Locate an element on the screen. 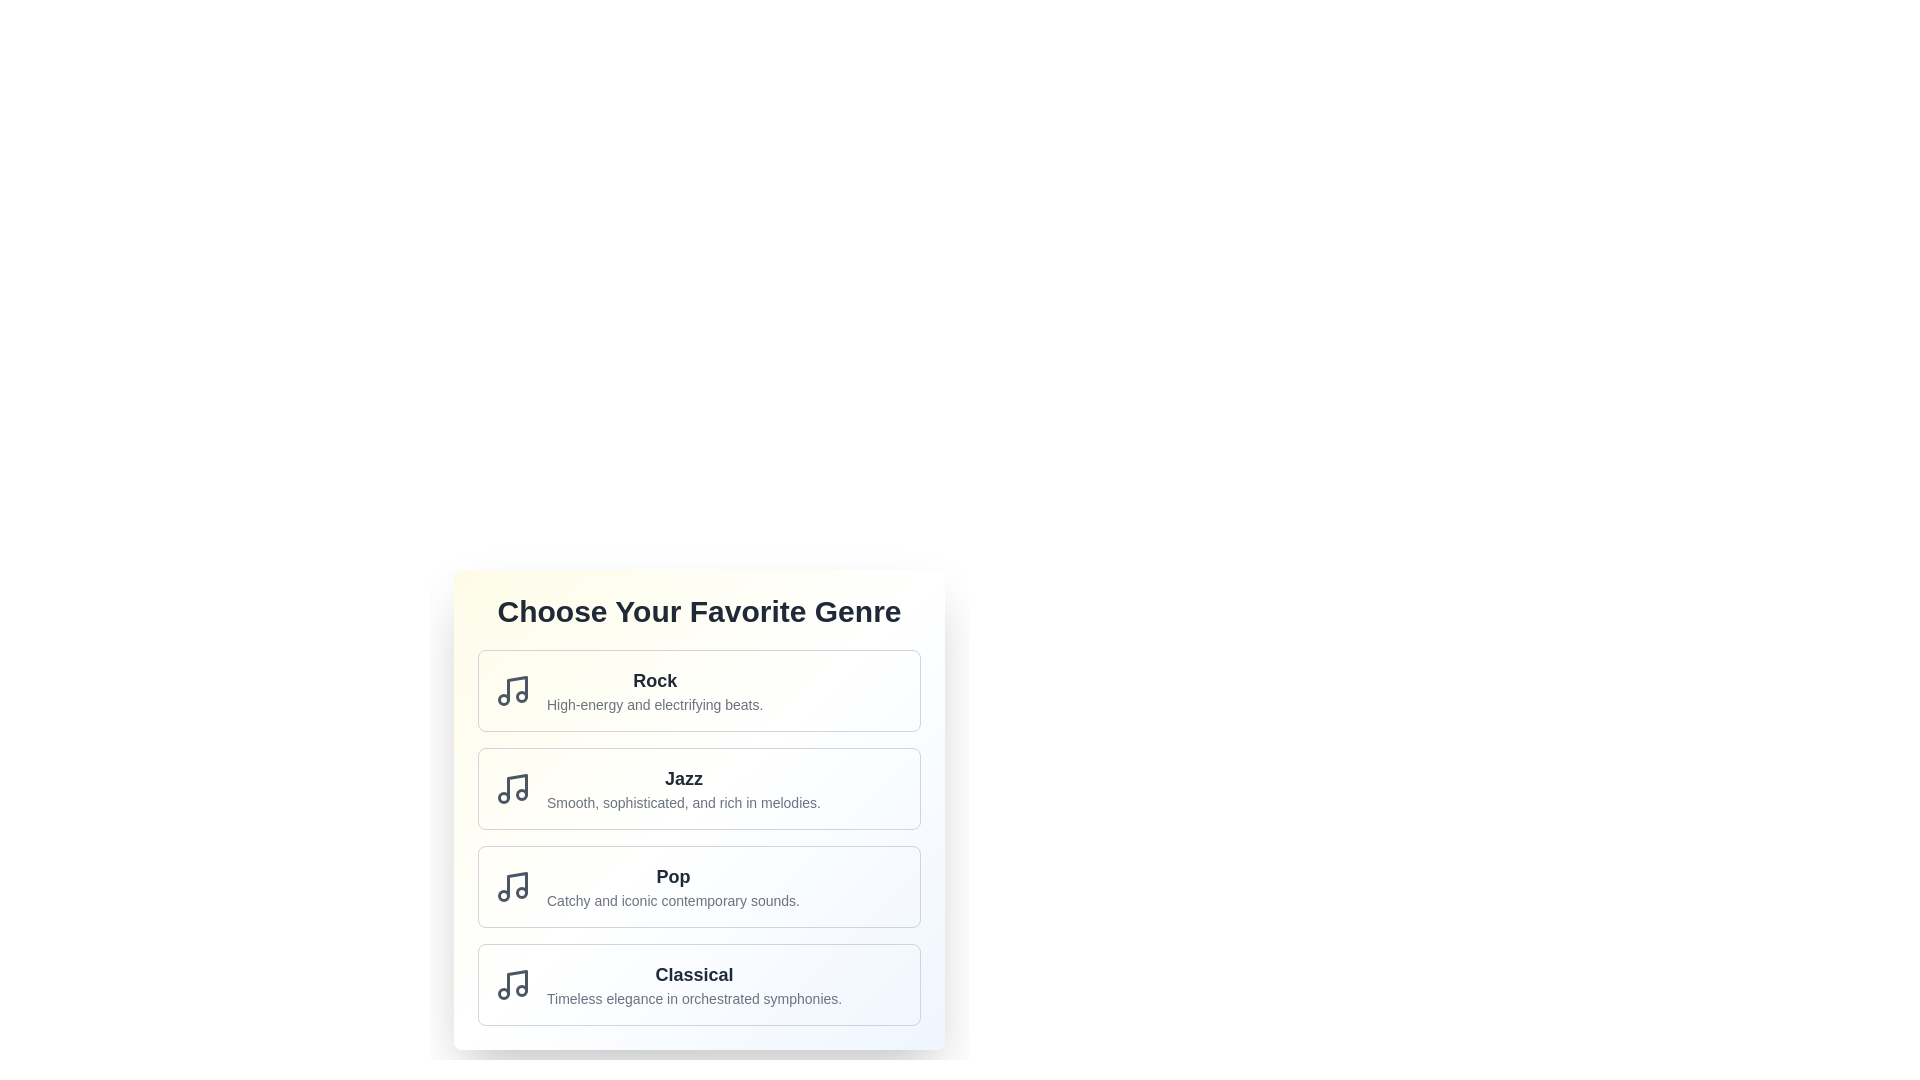 The height and width of the screenshot is (1080, 1920). the text label 'Classical' which is styled with a large, bold font and dark gray color, located at the top of a descriptive text section within a card-like layout is located at coordinates (694, 974).